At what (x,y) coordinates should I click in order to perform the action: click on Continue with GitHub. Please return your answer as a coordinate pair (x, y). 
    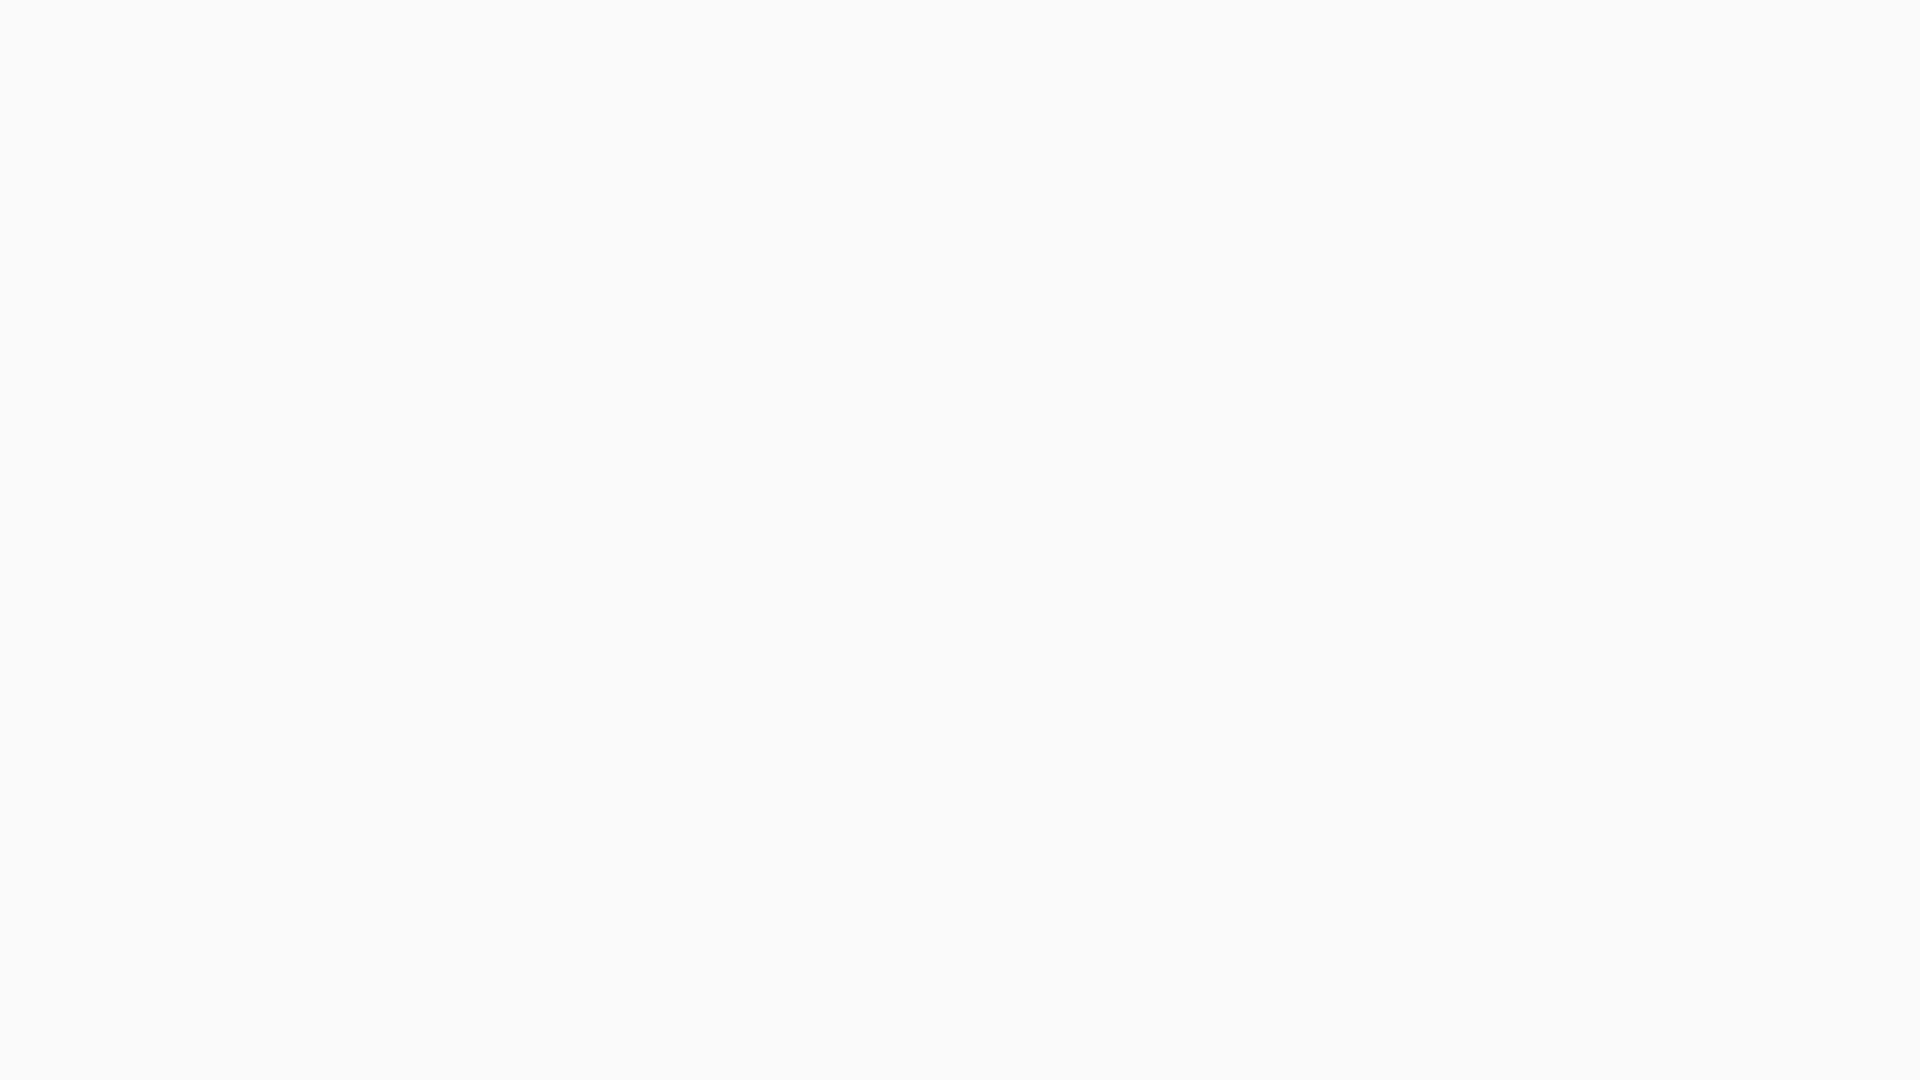
    Looking at the image, I should click on (309, 696).